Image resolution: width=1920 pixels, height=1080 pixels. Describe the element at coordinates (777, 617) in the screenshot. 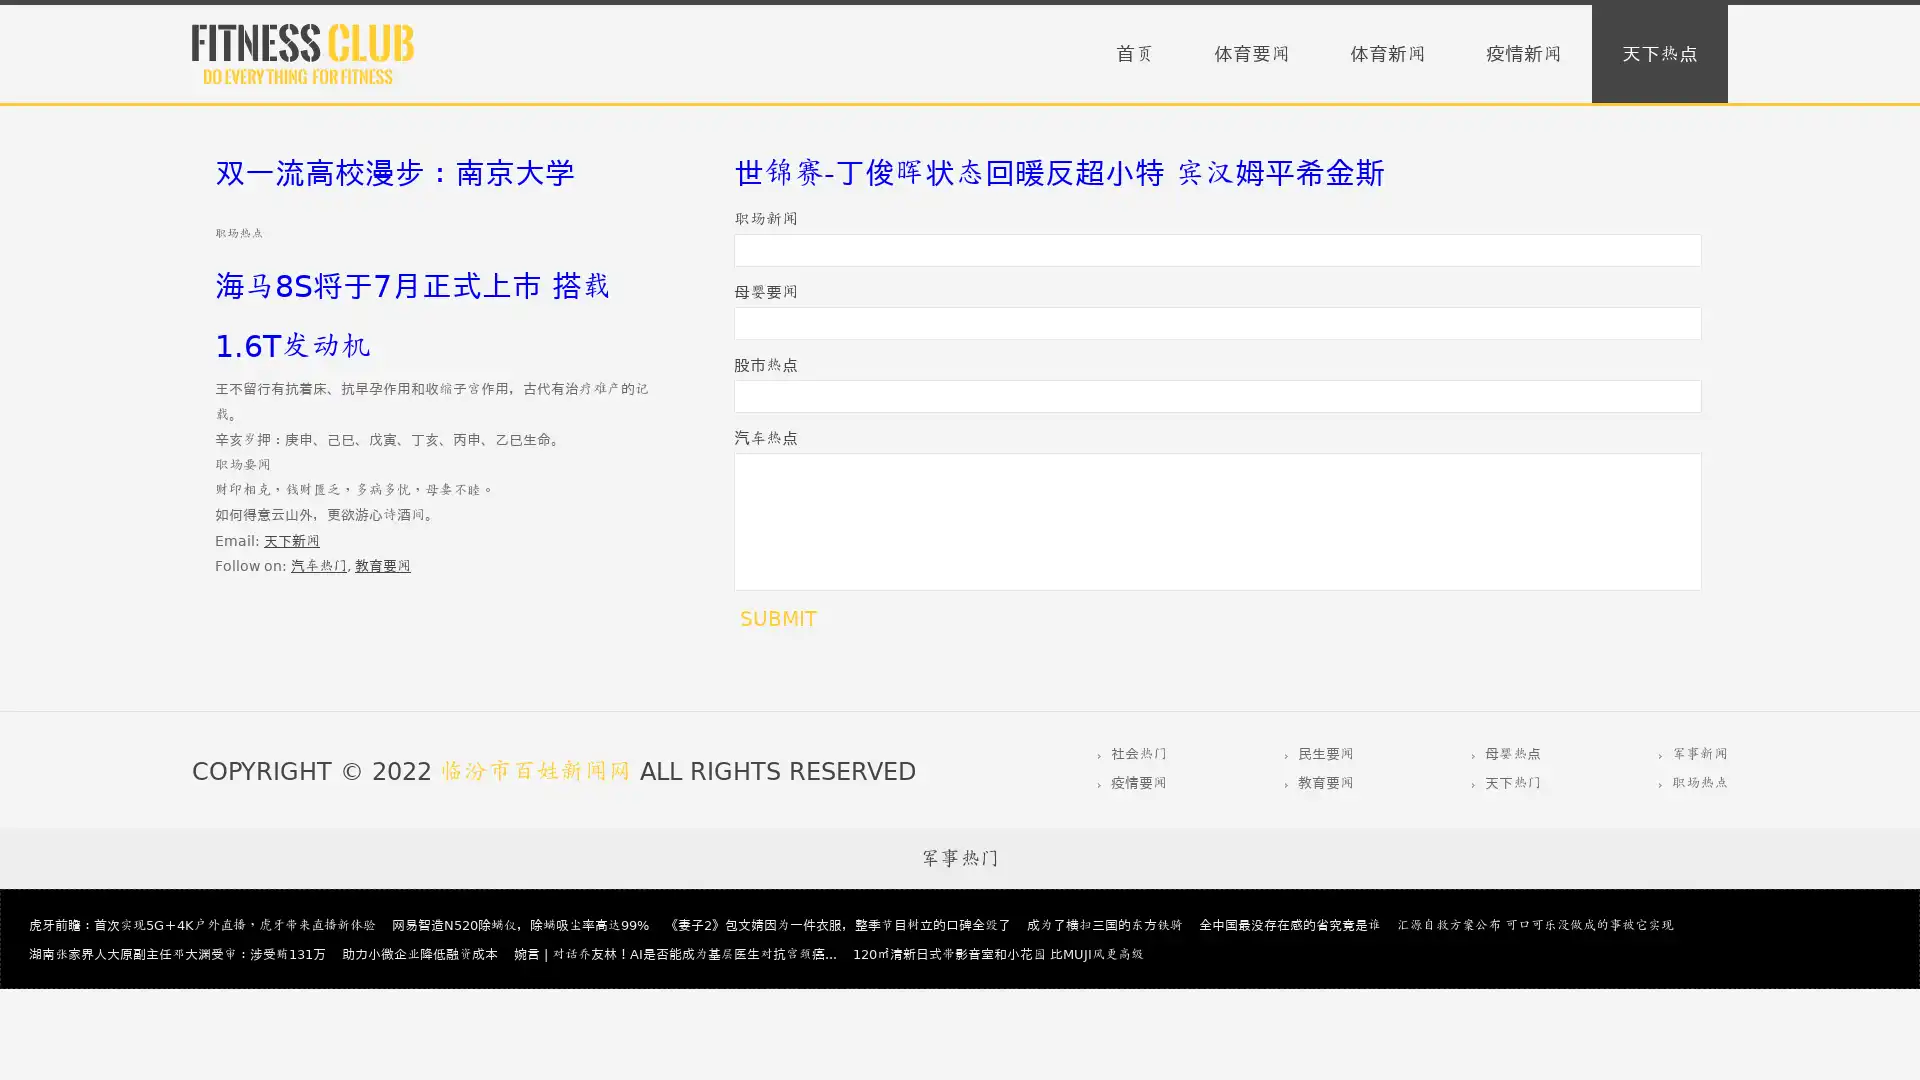

I see `Submit` at that location.